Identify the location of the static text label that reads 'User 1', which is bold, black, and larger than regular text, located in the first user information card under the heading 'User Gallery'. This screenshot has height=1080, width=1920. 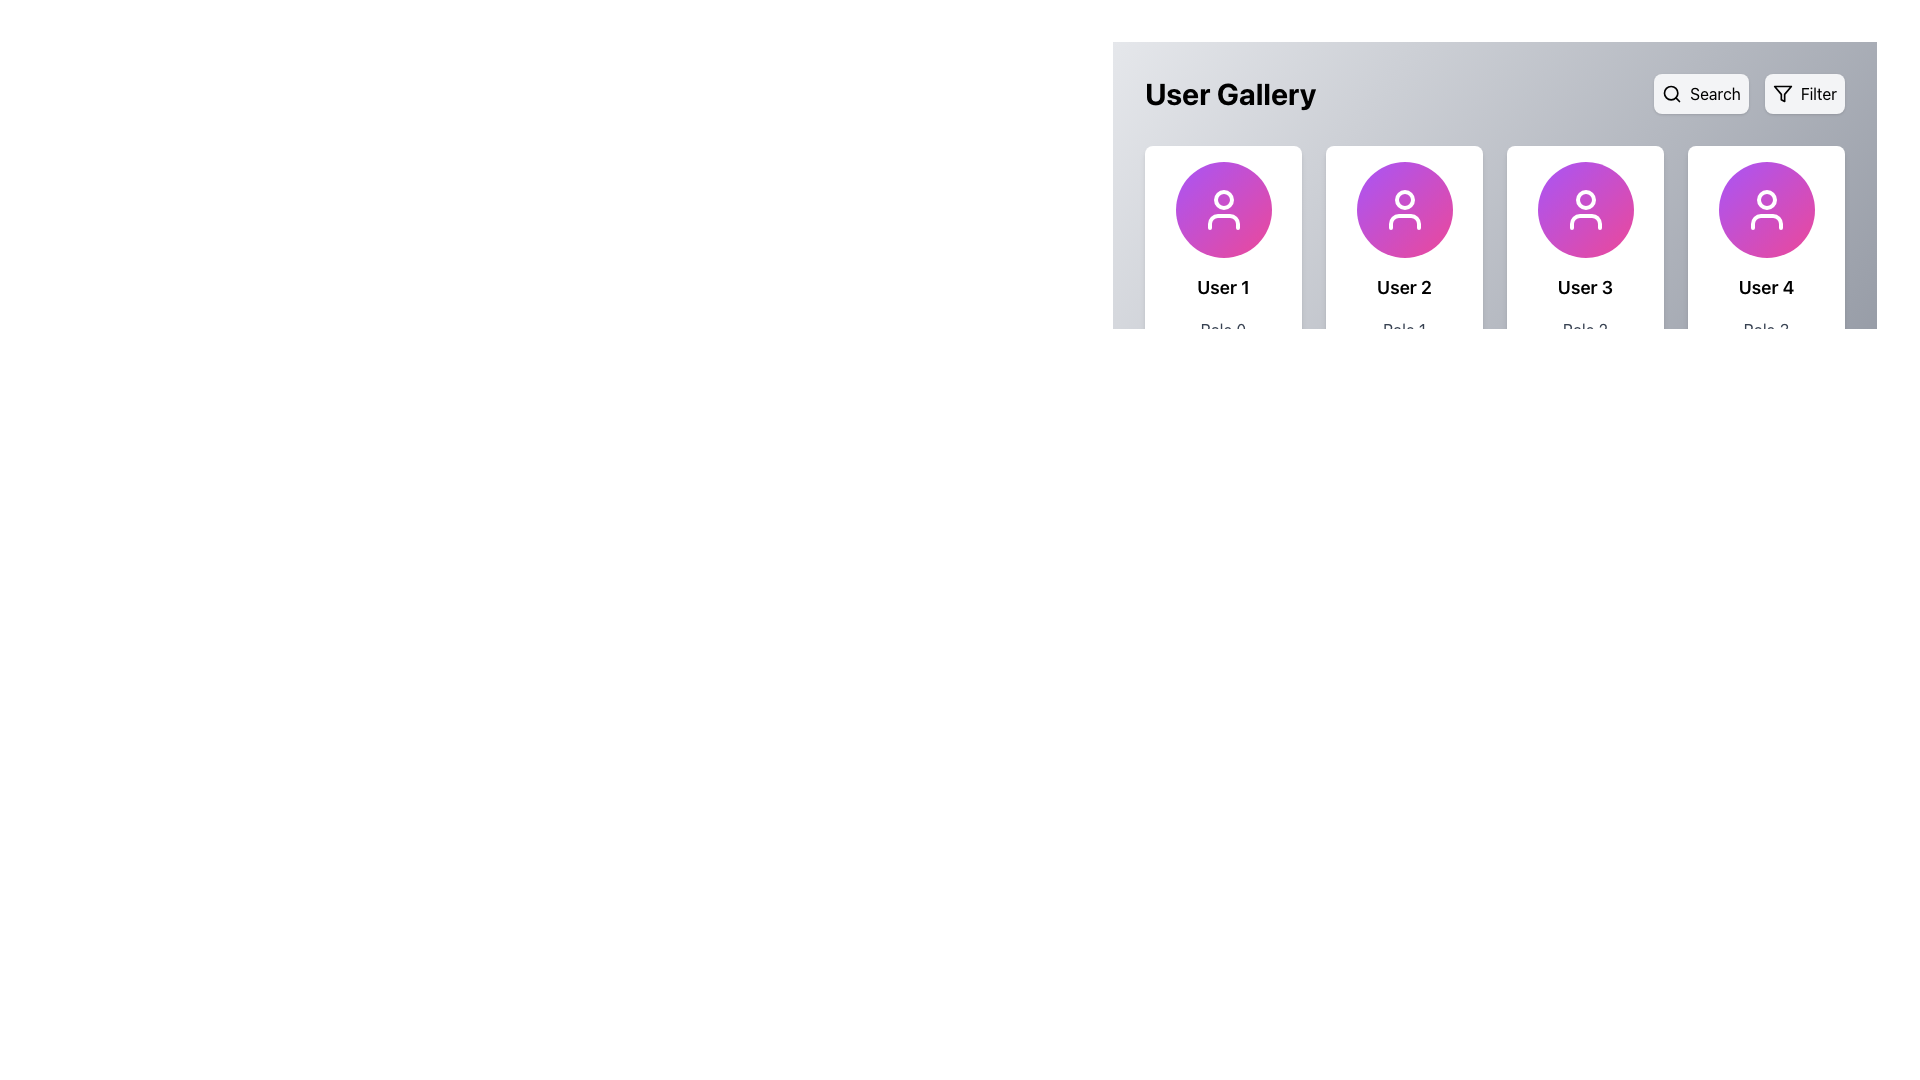
(1222, 288).